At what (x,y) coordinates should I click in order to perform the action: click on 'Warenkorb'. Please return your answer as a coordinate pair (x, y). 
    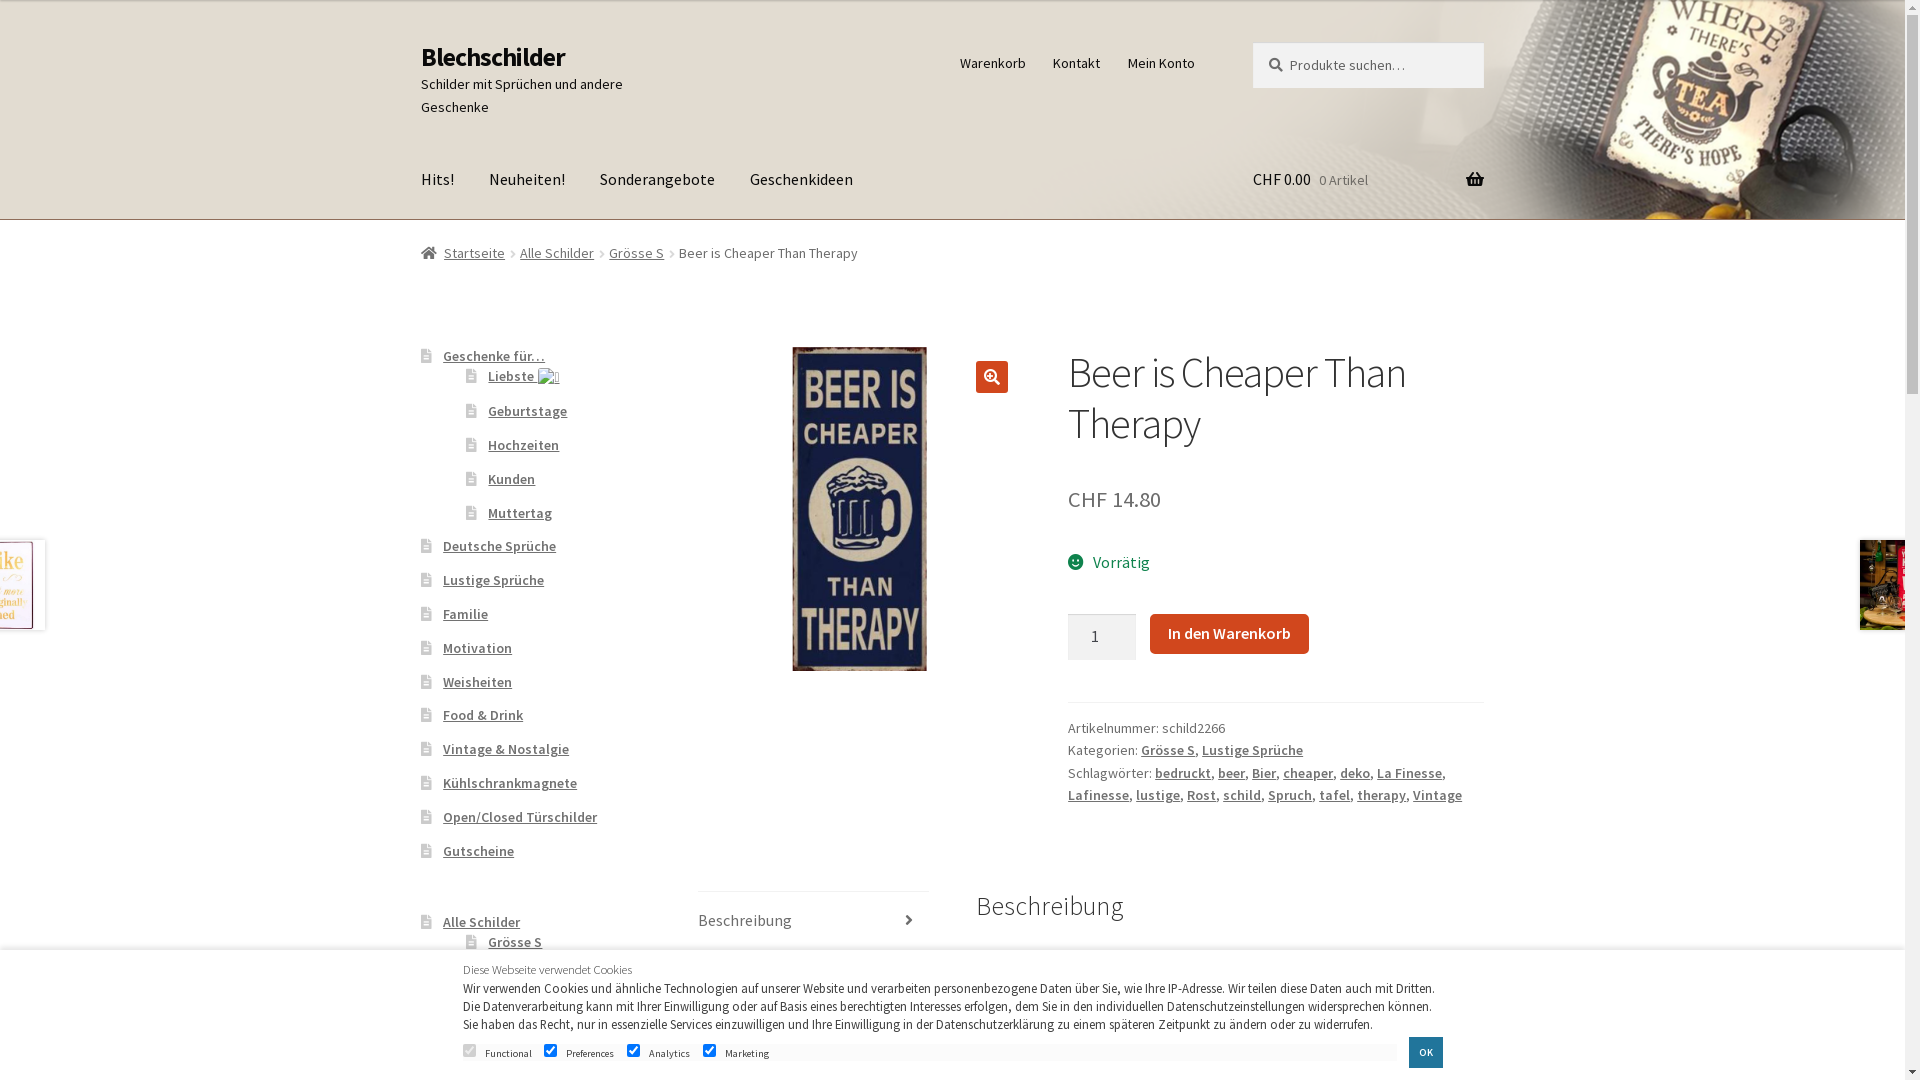
    Looking at the image, I should click on (992, 61).